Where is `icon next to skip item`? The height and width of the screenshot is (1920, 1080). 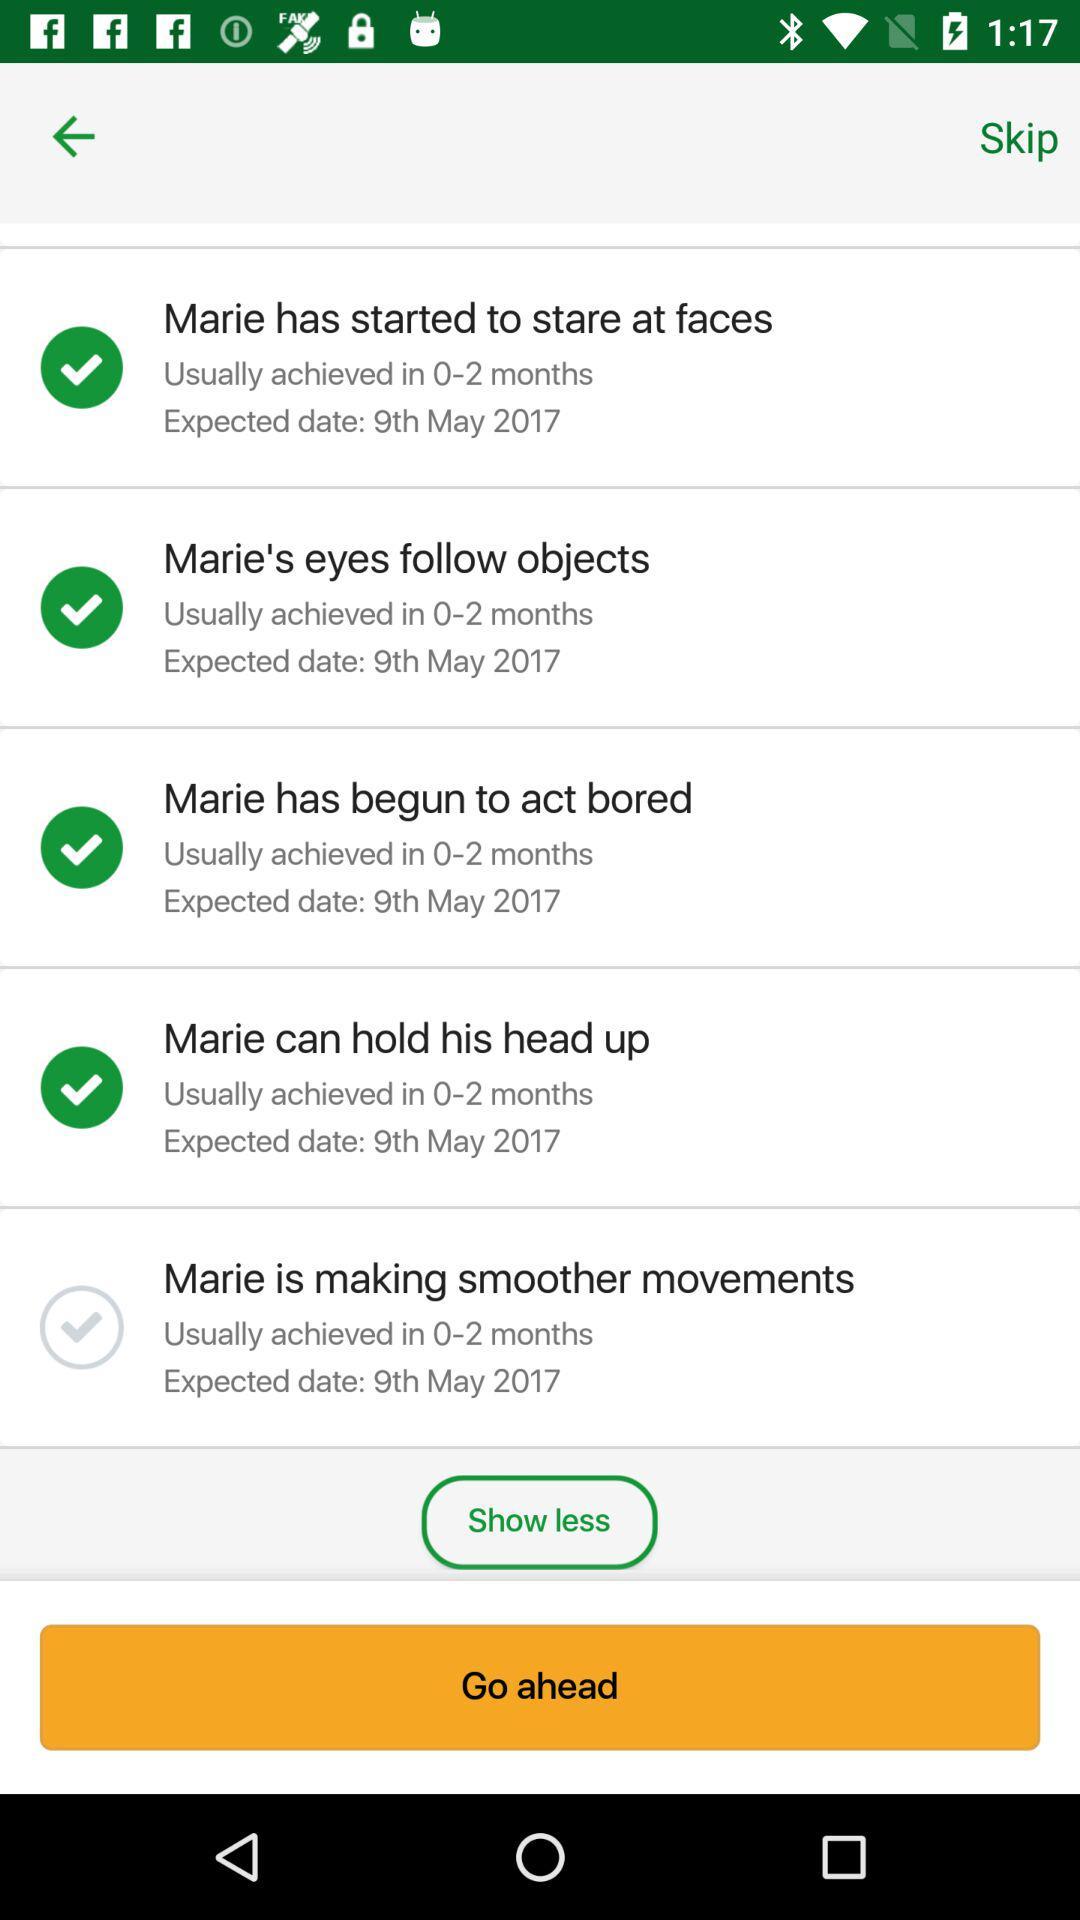 icon next to skip item is located at coordinates (72, 135).